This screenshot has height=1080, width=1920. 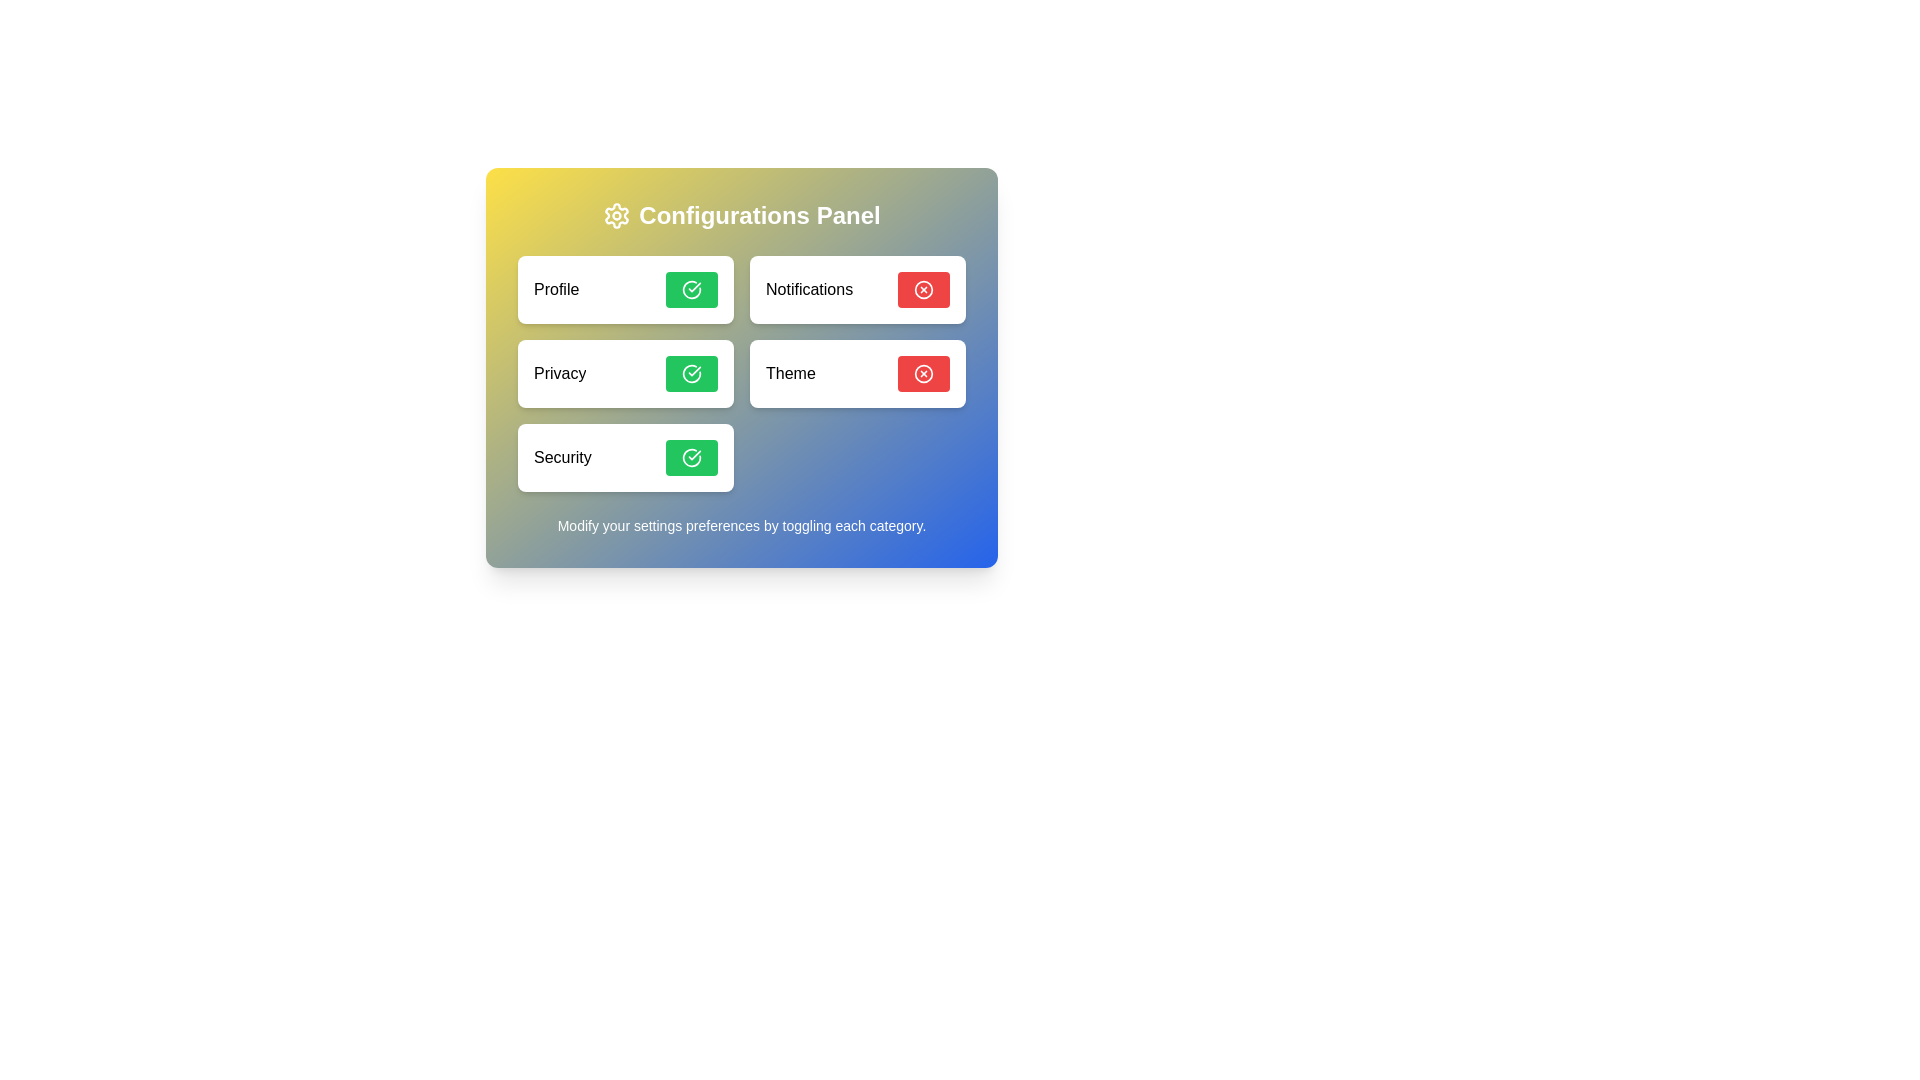 I want to click on the circular icon with a green background and white check mark, which indicates the 'Privacy' setting, located to the right of the 'Privacy' label, so click(x=691, y=374).